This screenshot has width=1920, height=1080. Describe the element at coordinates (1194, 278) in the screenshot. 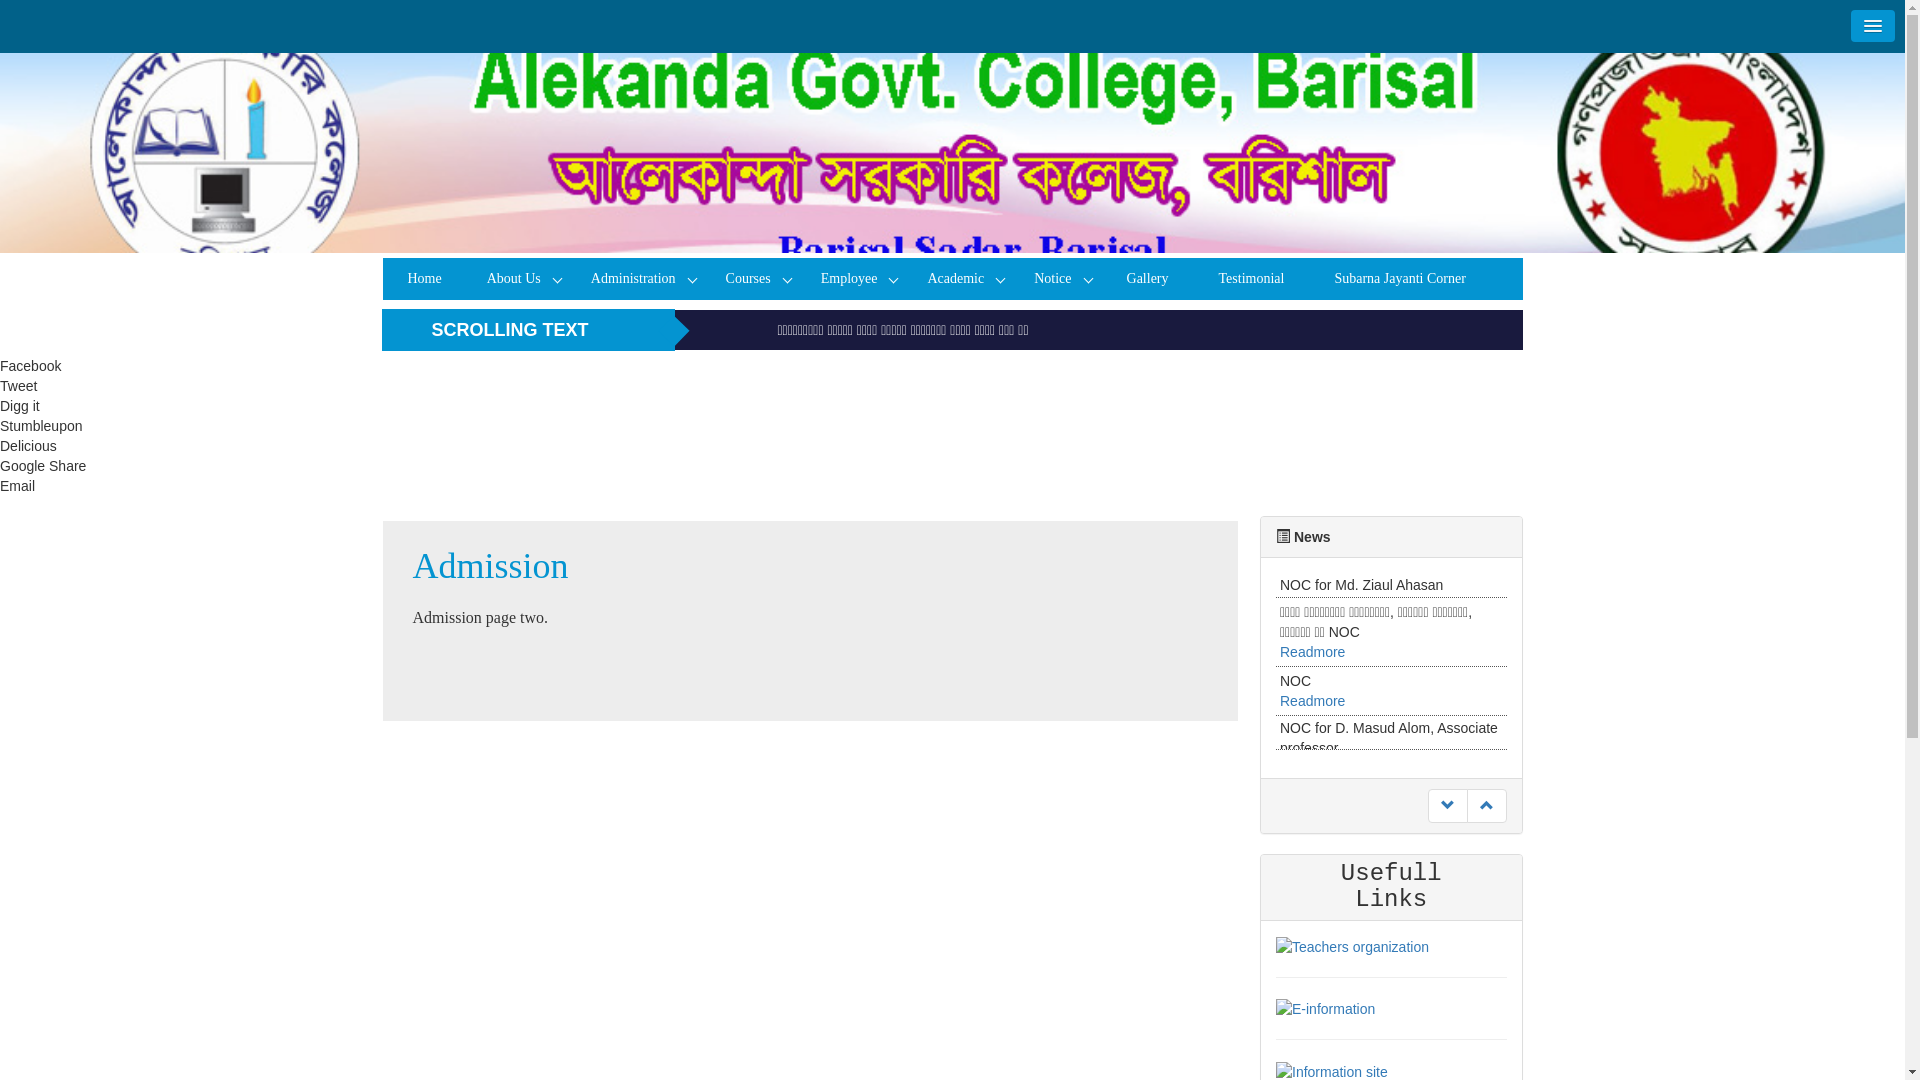

I see `'Testimonial'` at that location.